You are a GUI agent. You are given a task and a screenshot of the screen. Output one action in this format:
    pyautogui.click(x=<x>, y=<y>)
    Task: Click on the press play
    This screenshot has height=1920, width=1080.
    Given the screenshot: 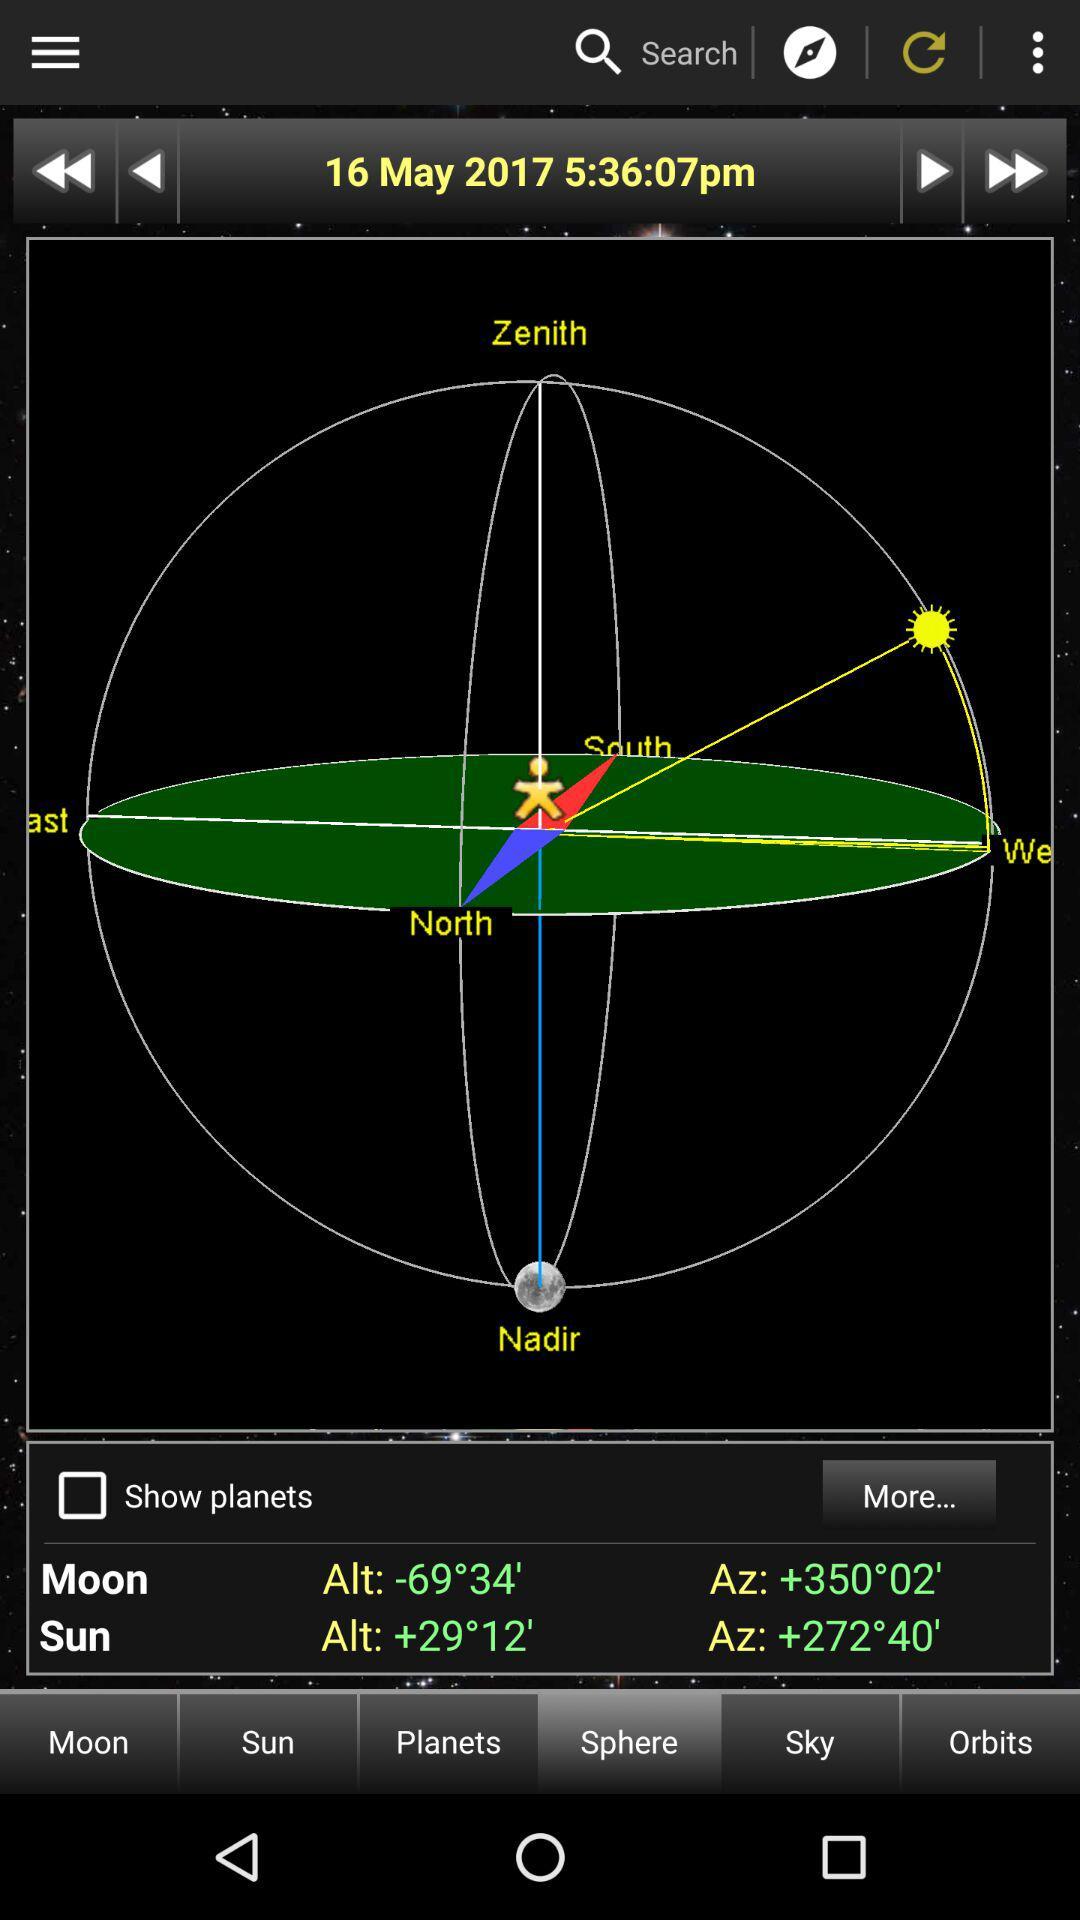 What is the action you would take?
    pyautogui.click(x=932, y=171)
    